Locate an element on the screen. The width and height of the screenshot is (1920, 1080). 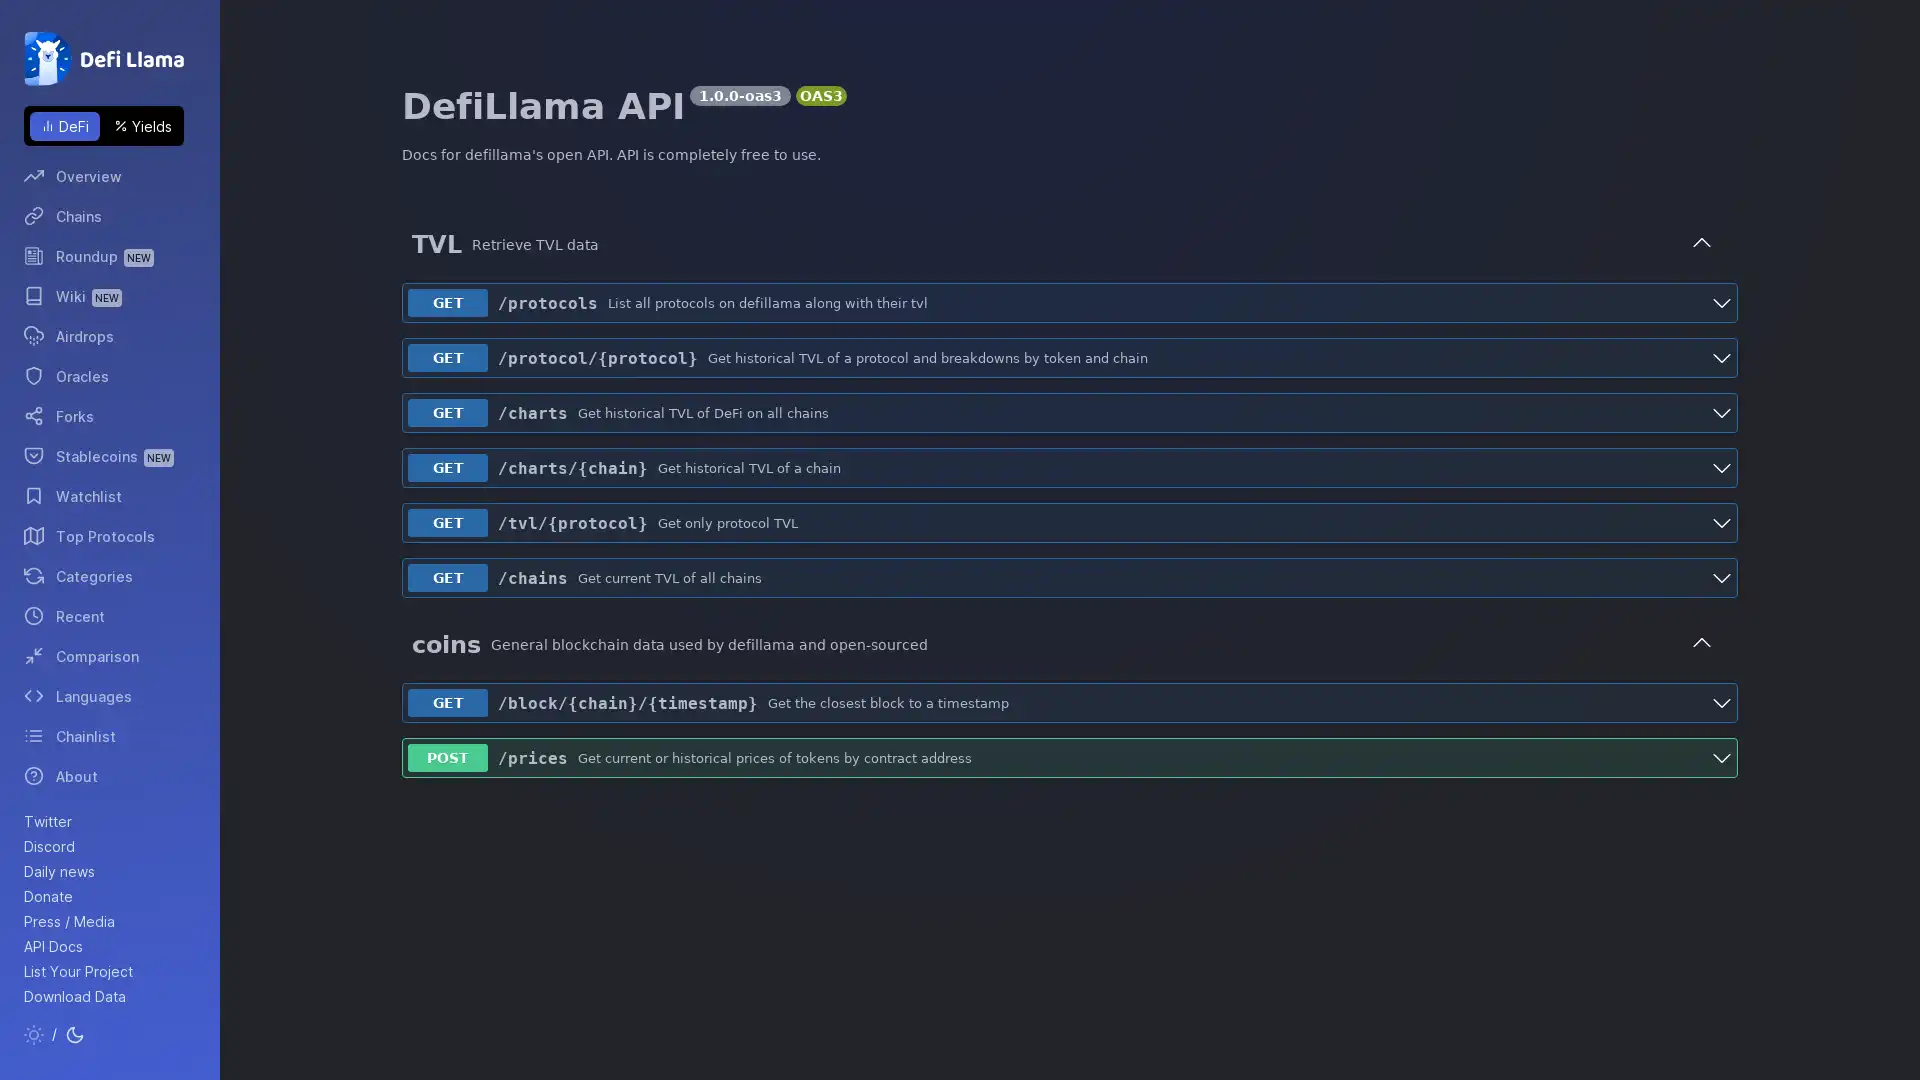
get /chains is located at coordinates (1069, 578).